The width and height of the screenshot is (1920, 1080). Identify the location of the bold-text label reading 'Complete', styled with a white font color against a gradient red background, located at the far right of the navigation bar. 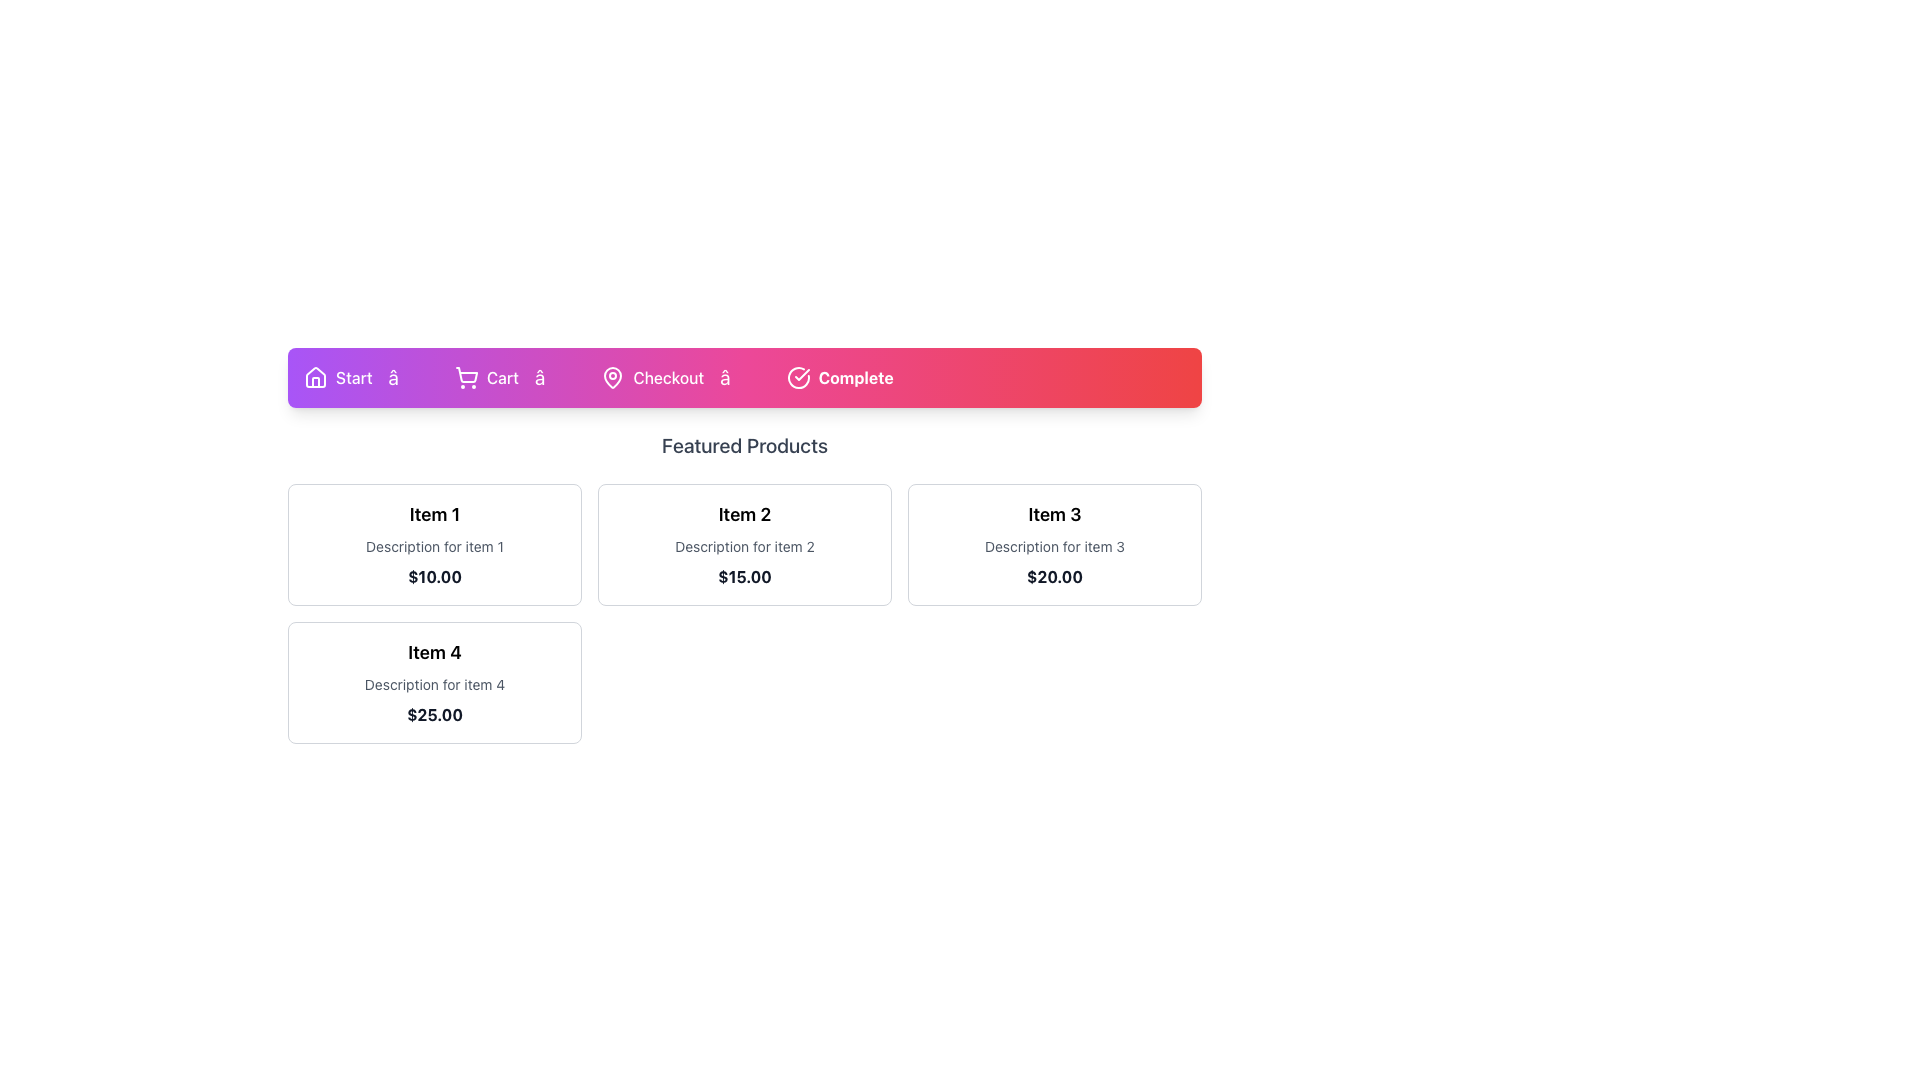
(856, 378).